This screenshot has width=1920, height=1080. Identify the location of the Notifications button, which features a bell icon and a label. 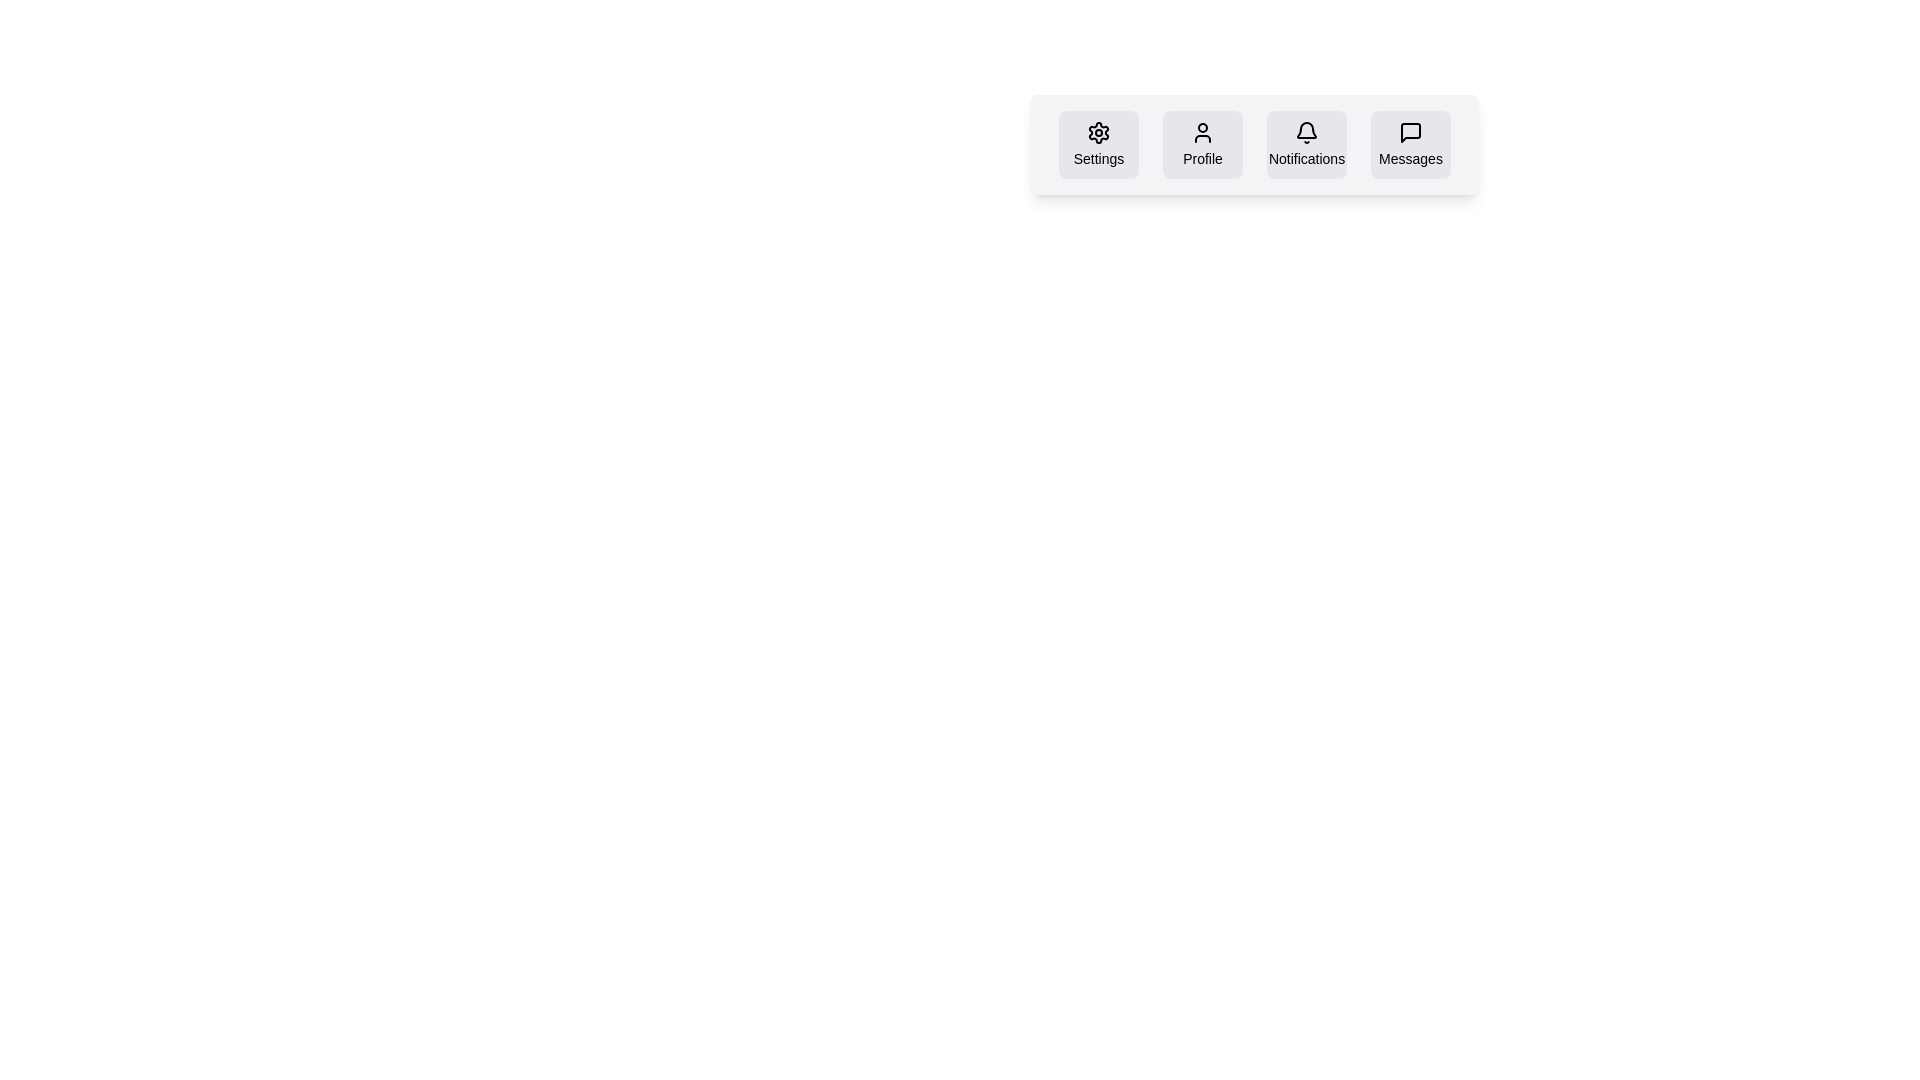
(1306, 144).